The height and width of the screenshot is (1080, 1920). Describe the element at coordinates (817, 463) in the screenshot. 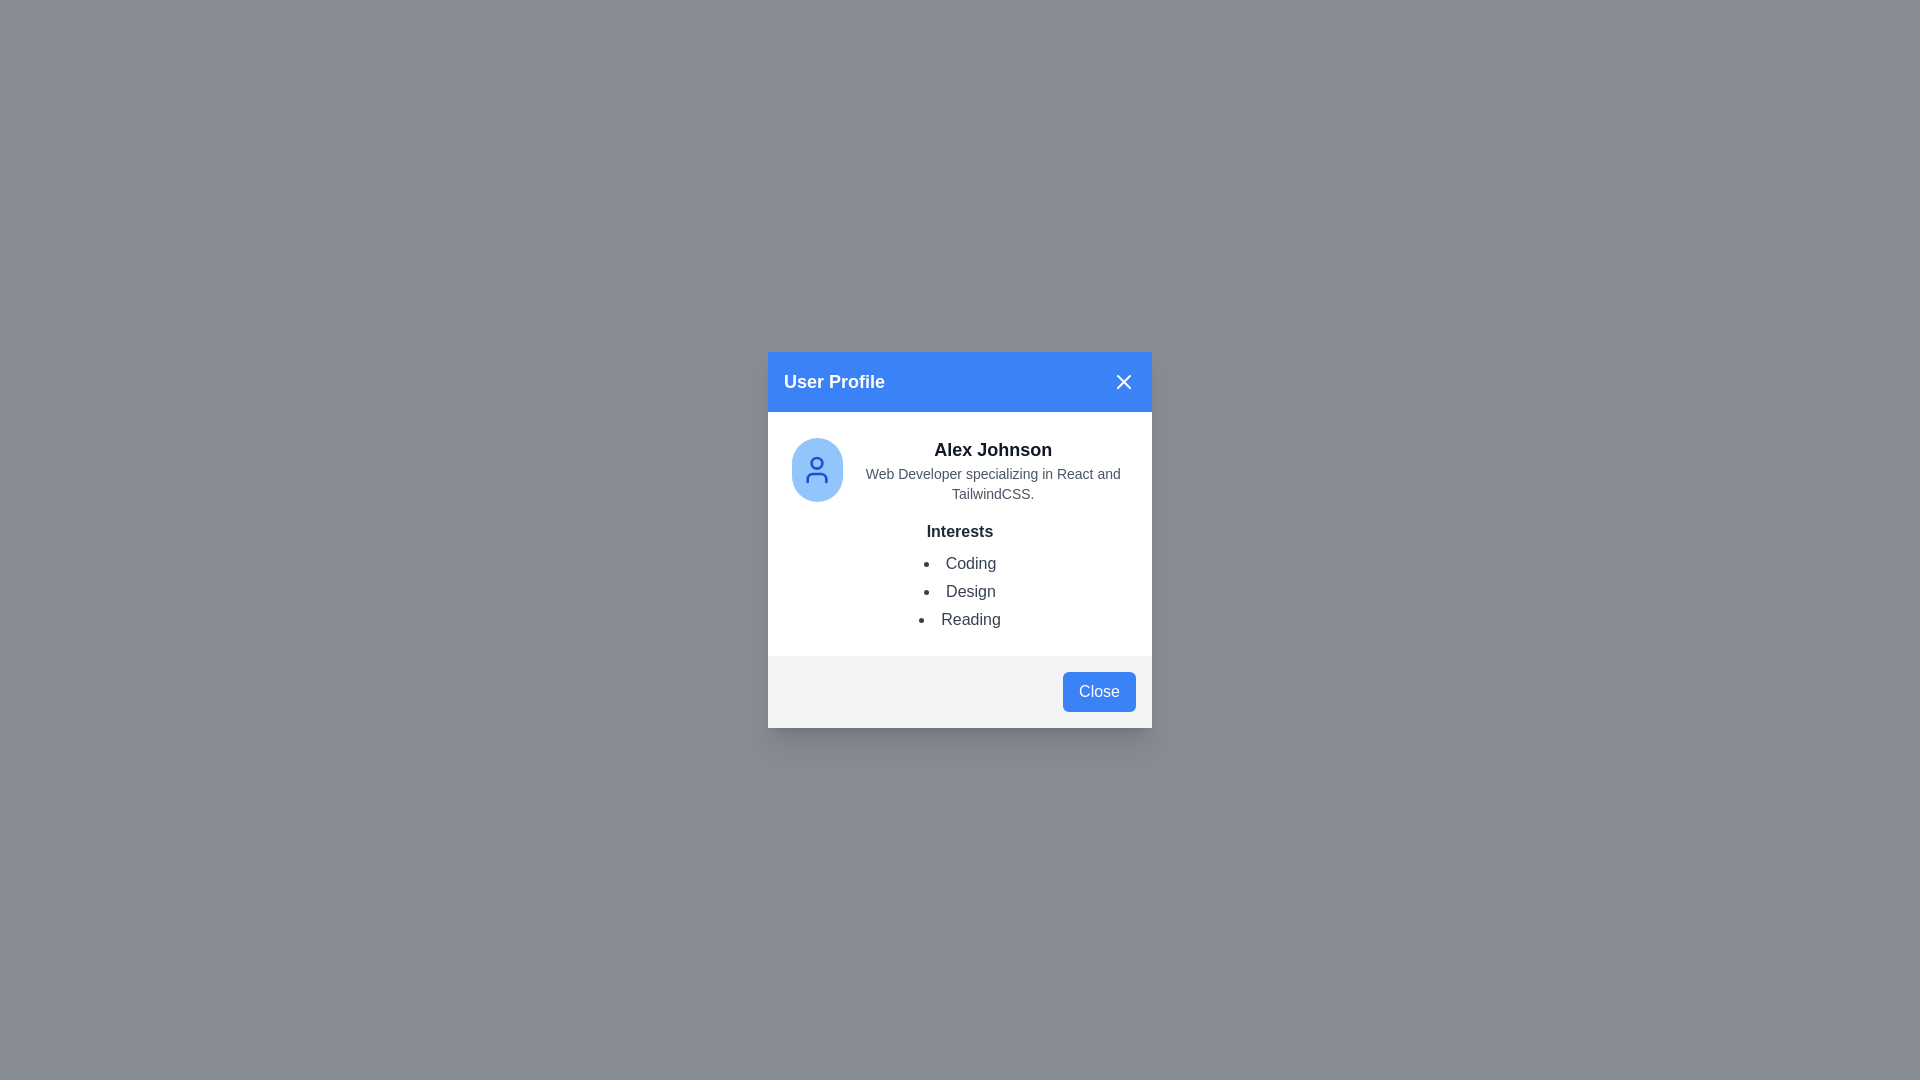

I see `the decorative SVG Circle within the user avatar that enhances the profile image aesthetics` at that location.